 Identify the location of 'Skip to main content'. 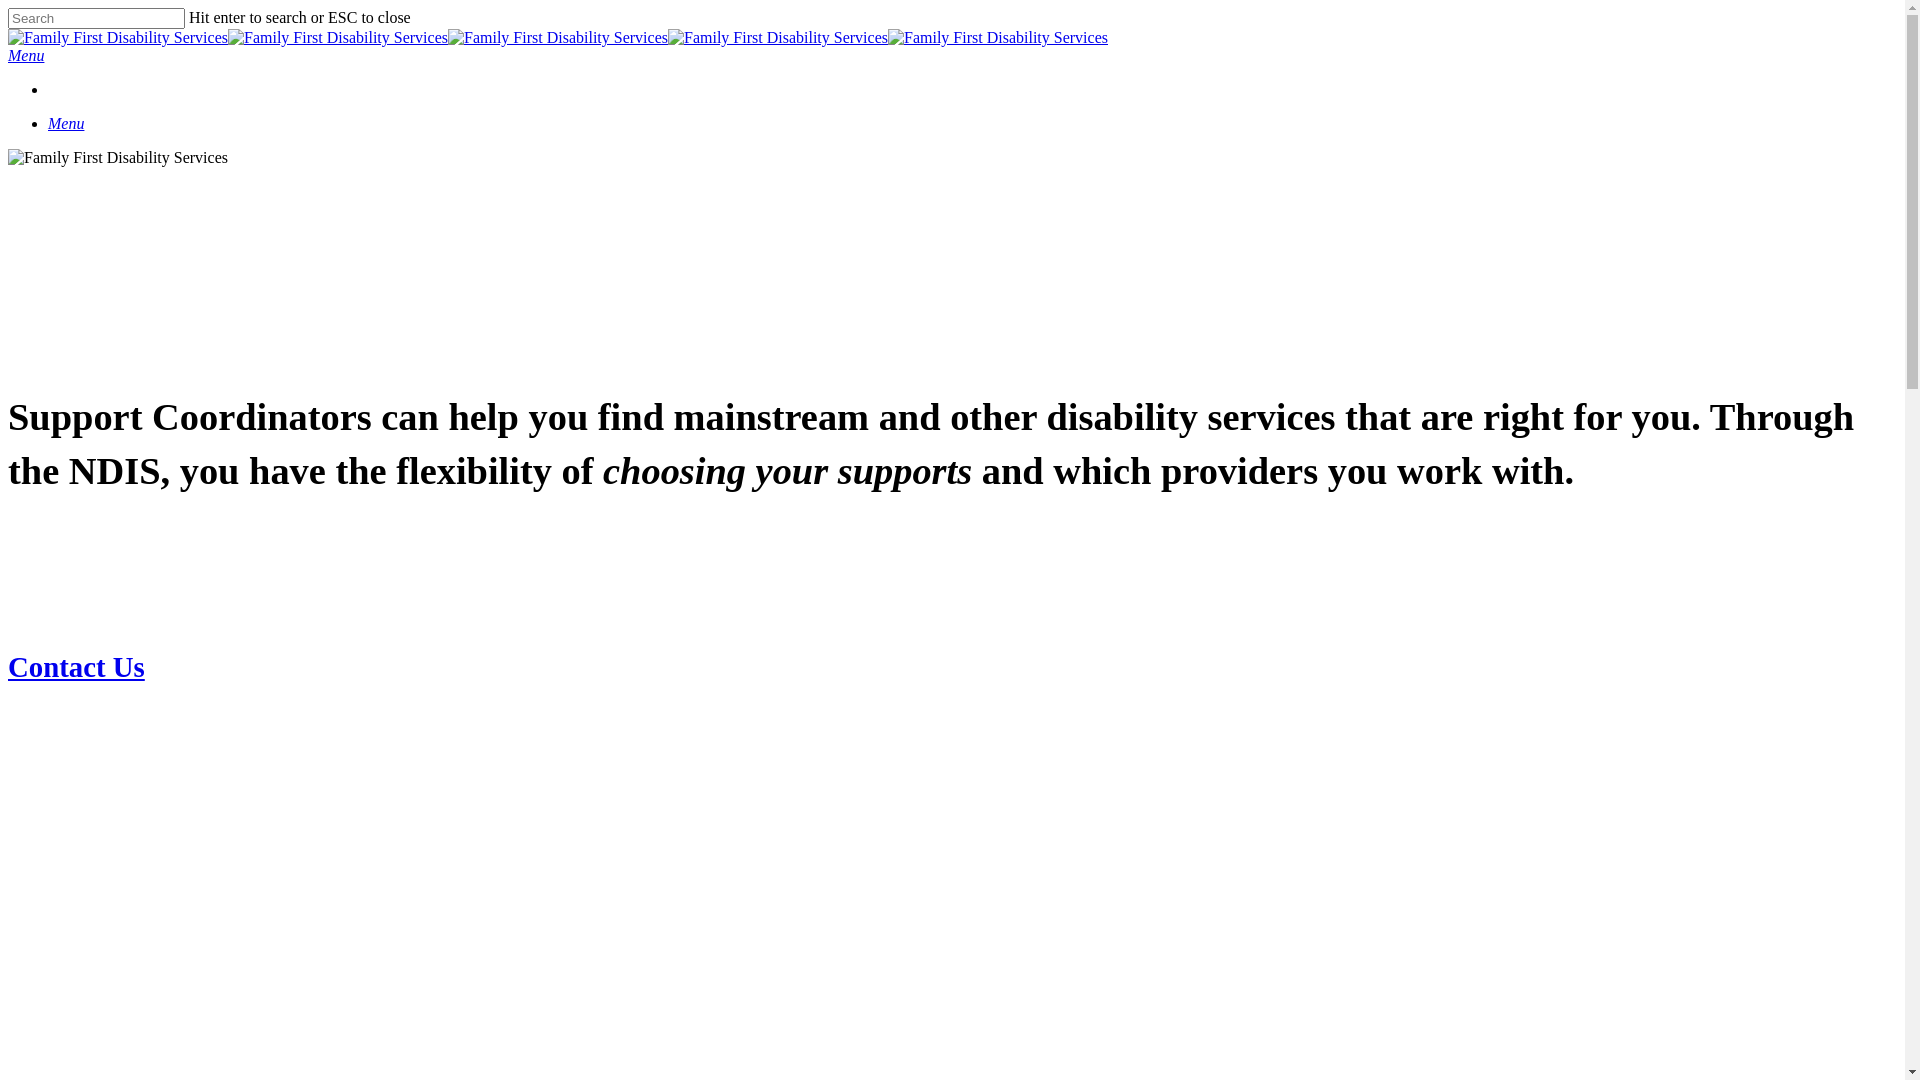
(7, 7).